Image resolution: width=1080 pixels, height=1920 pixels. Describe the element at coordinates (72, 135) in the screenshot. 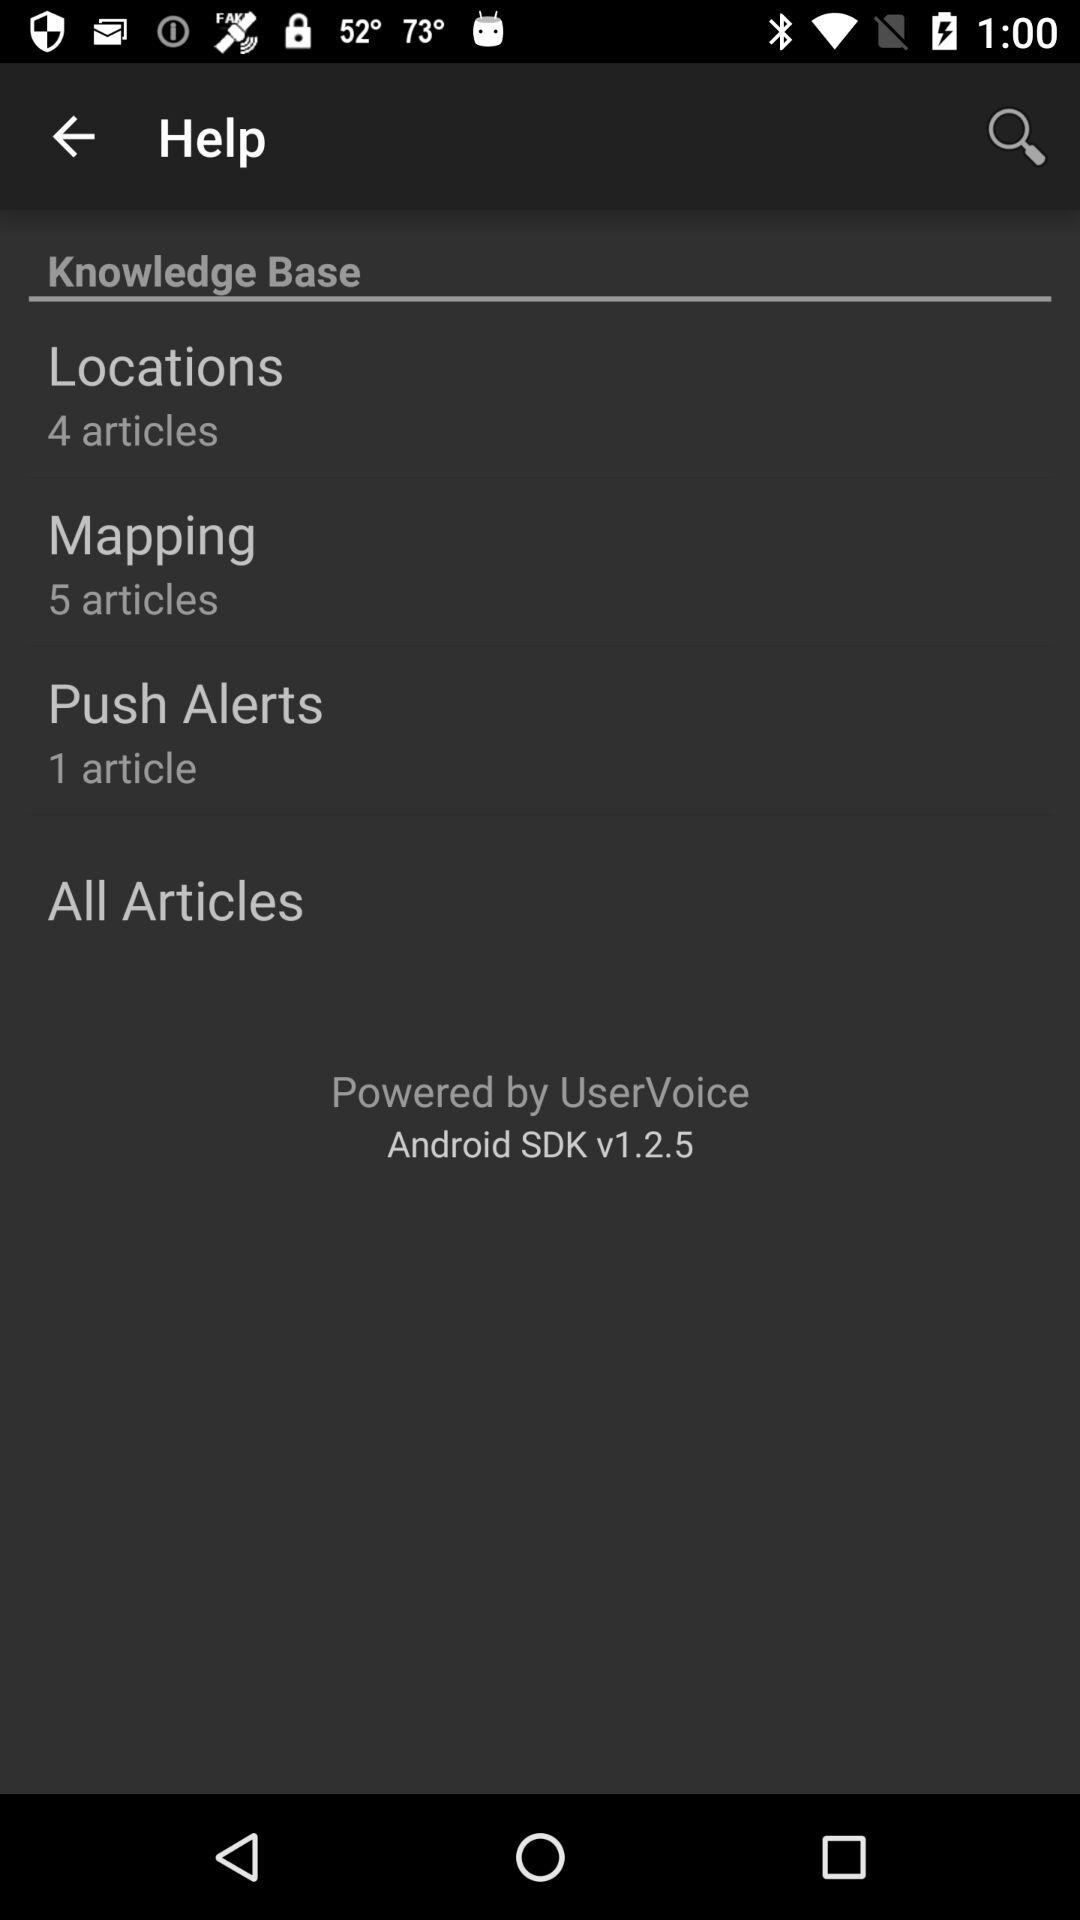

I see `the app next to the help icon` at that location.